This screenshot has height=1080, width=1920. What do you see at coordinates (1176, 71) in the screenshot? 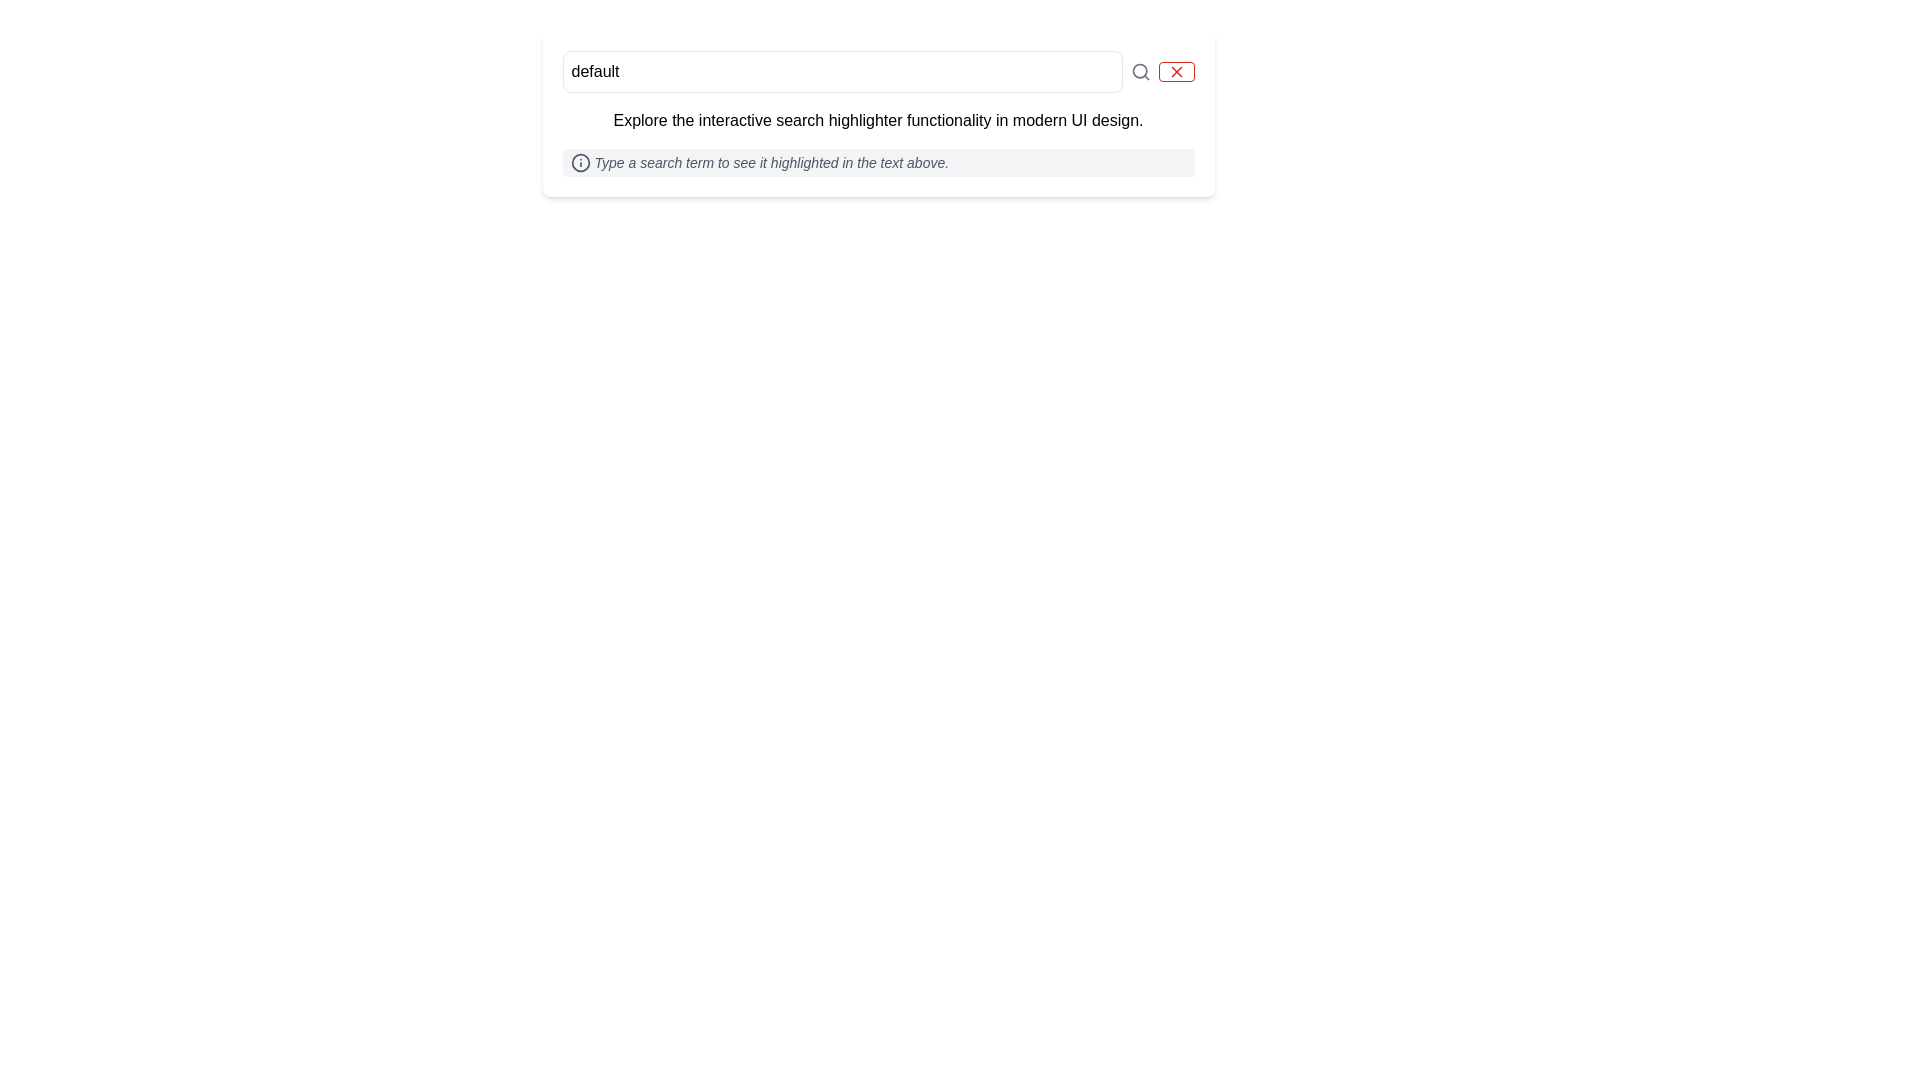
I see `the close button located at the far right of the group of elements to observe potential styling changes` at bounding box center [1176, 71].